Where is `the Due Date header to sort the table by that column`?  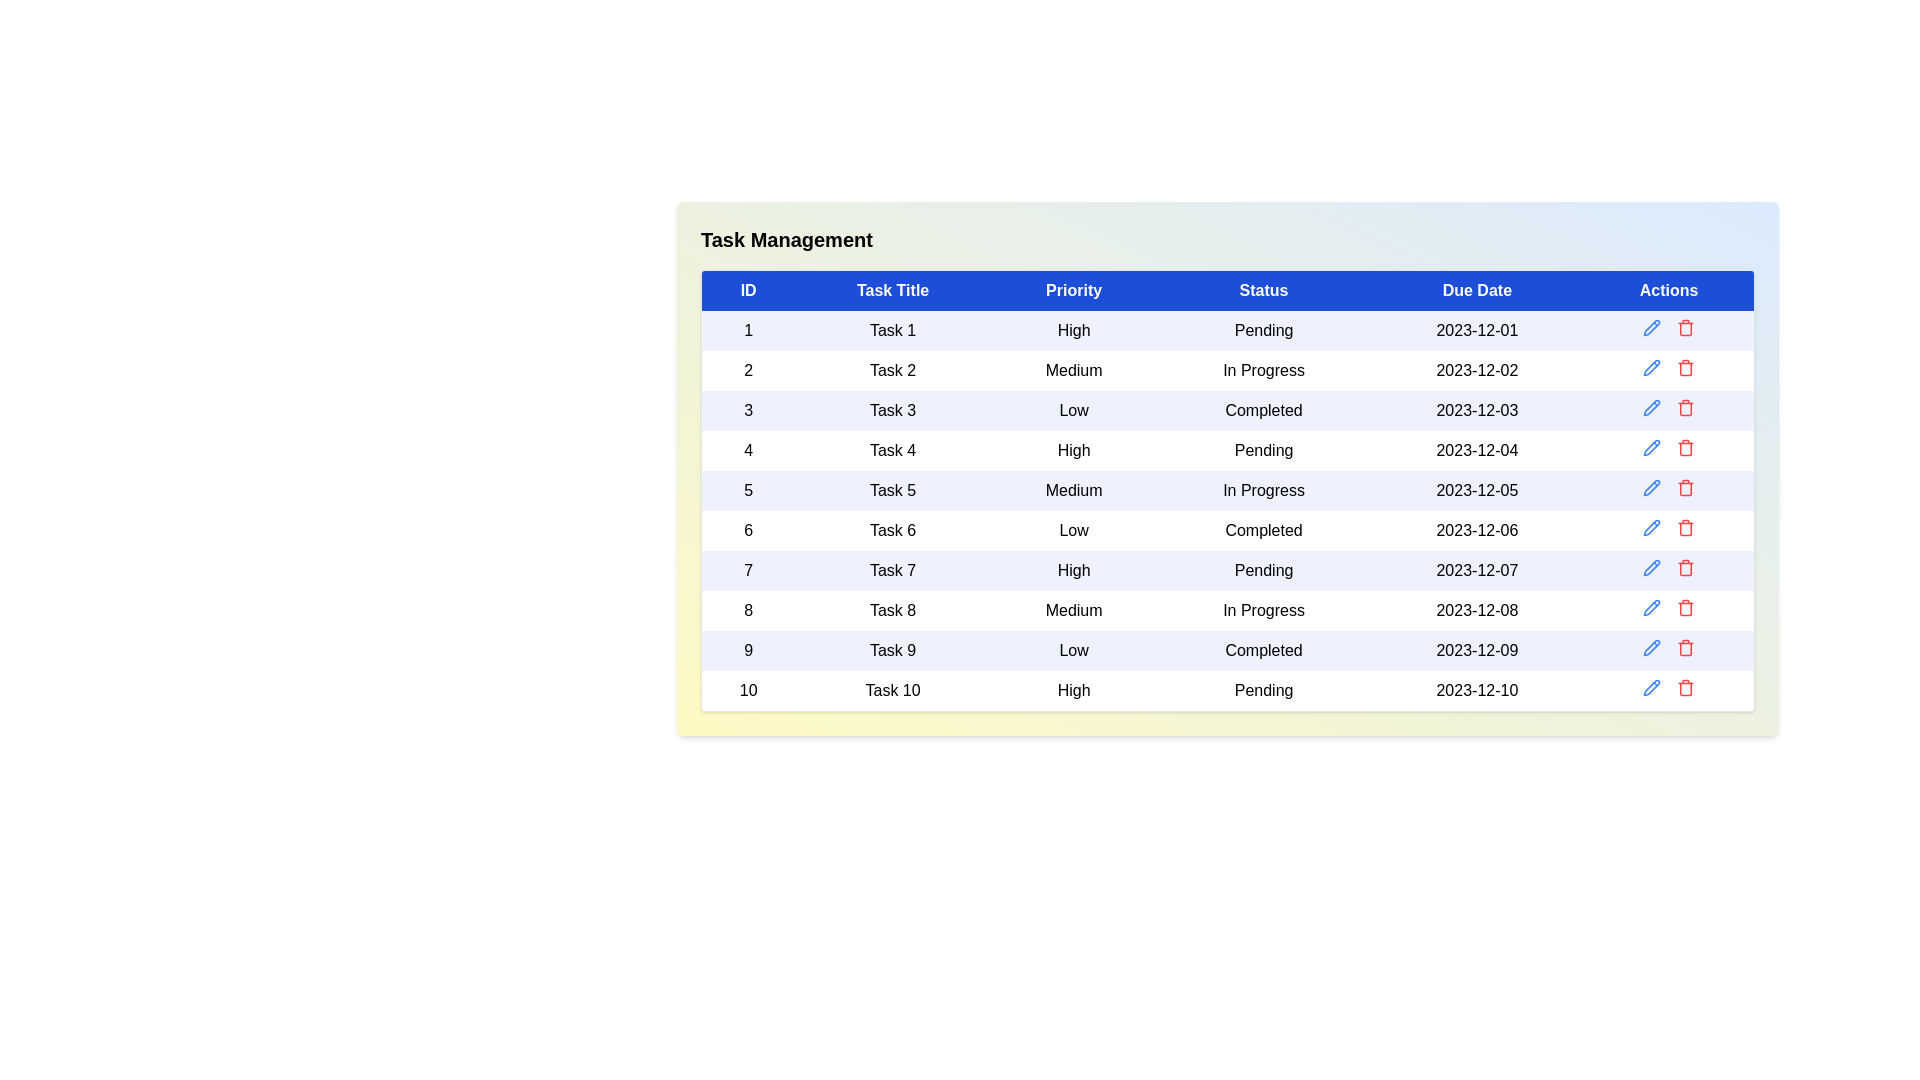
the Due Date header to sort the table by that column is located at coordinates (1477, 290).